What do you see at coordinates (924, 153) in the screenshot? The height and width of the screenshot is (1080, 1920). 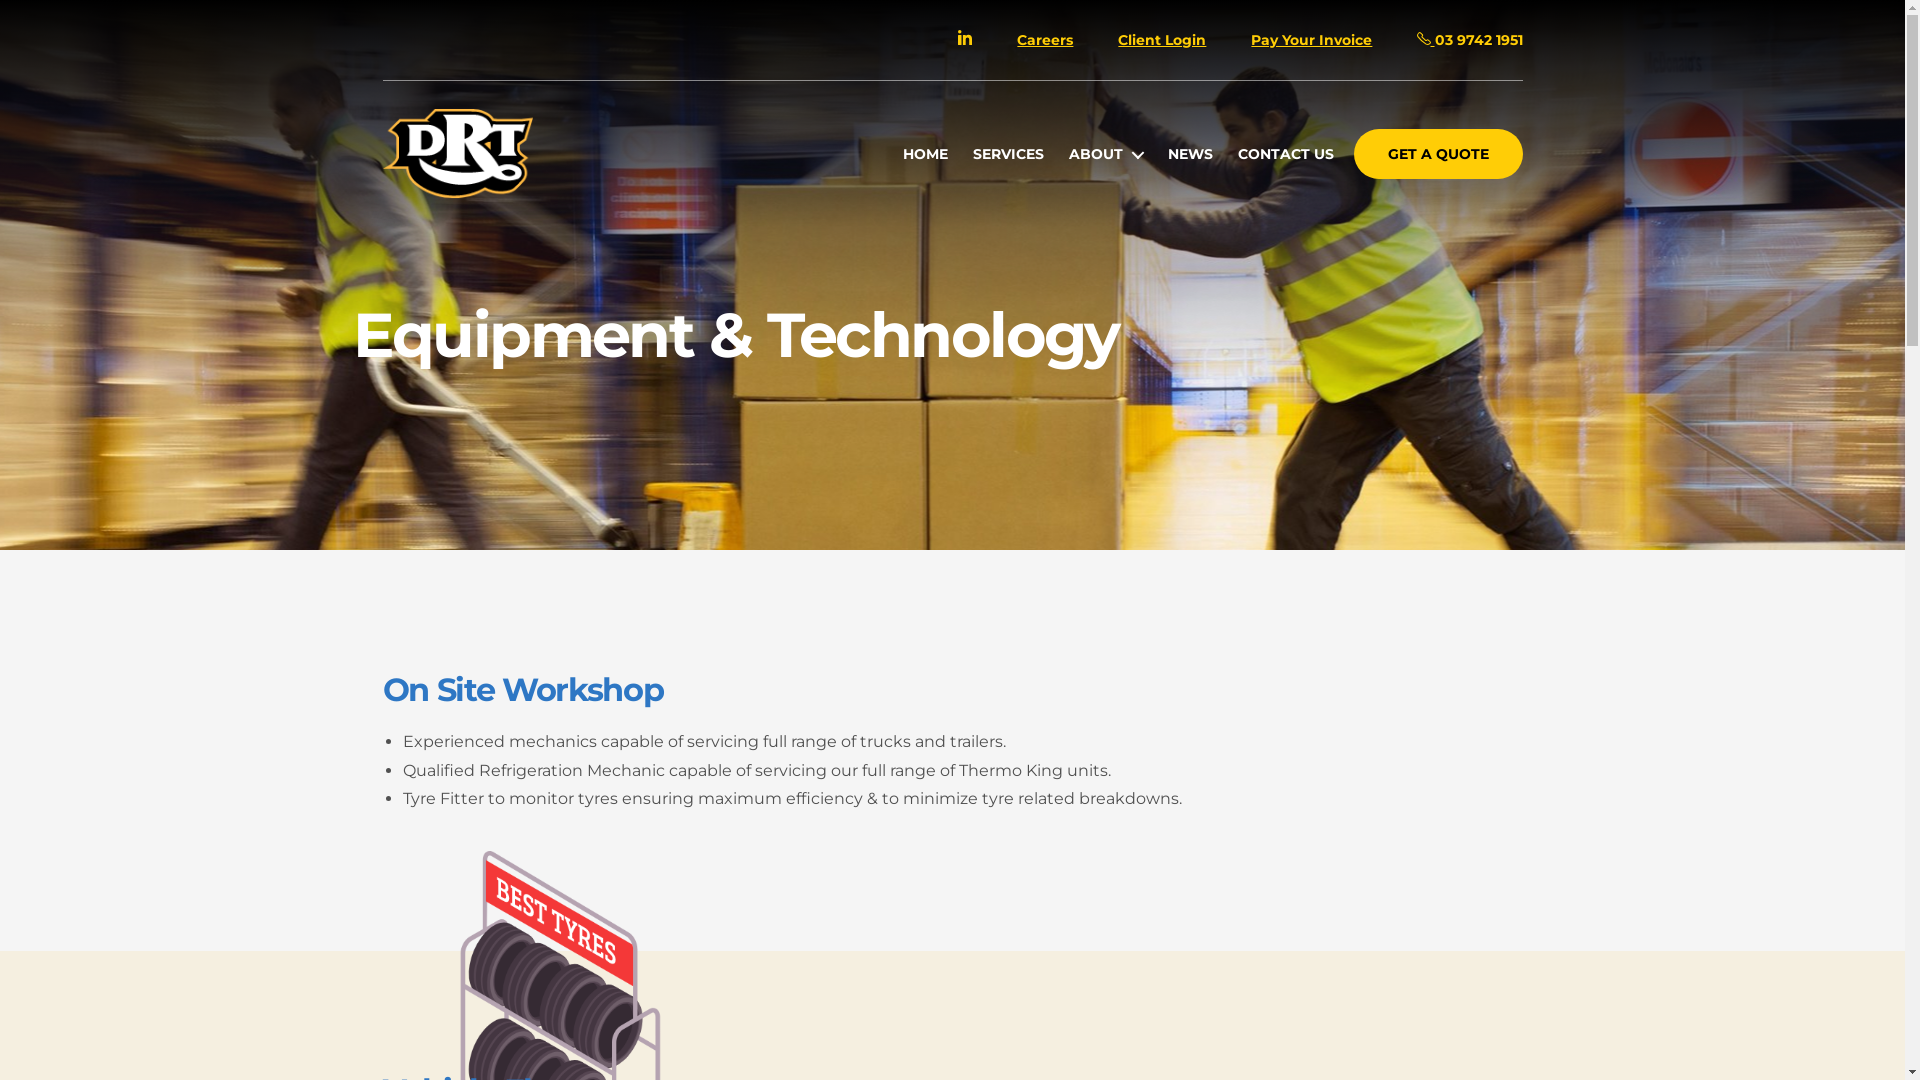 I see `'HOME'` at bounding box center [924, 153].